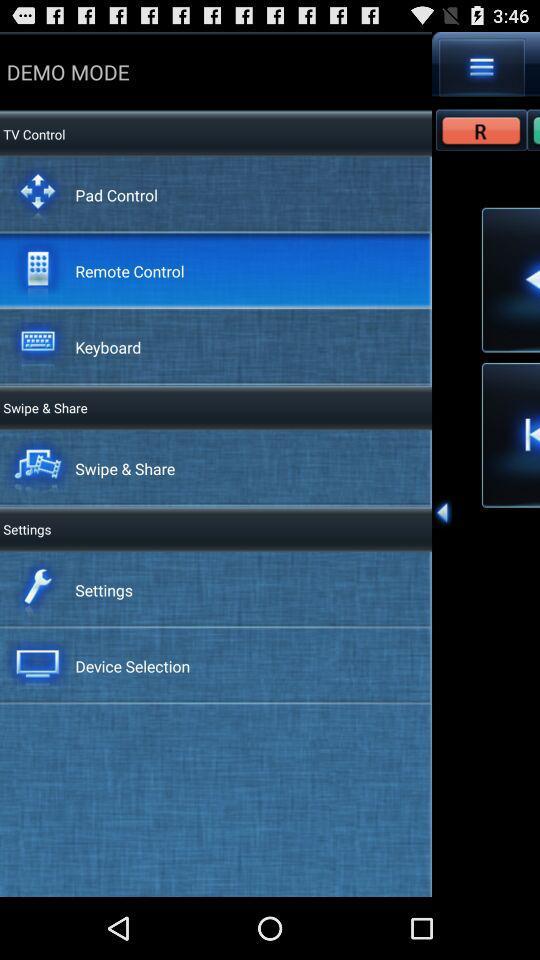 This screenshot has height=960, width=540. I want to click on item above  swipe & share app, so click(108, 347).